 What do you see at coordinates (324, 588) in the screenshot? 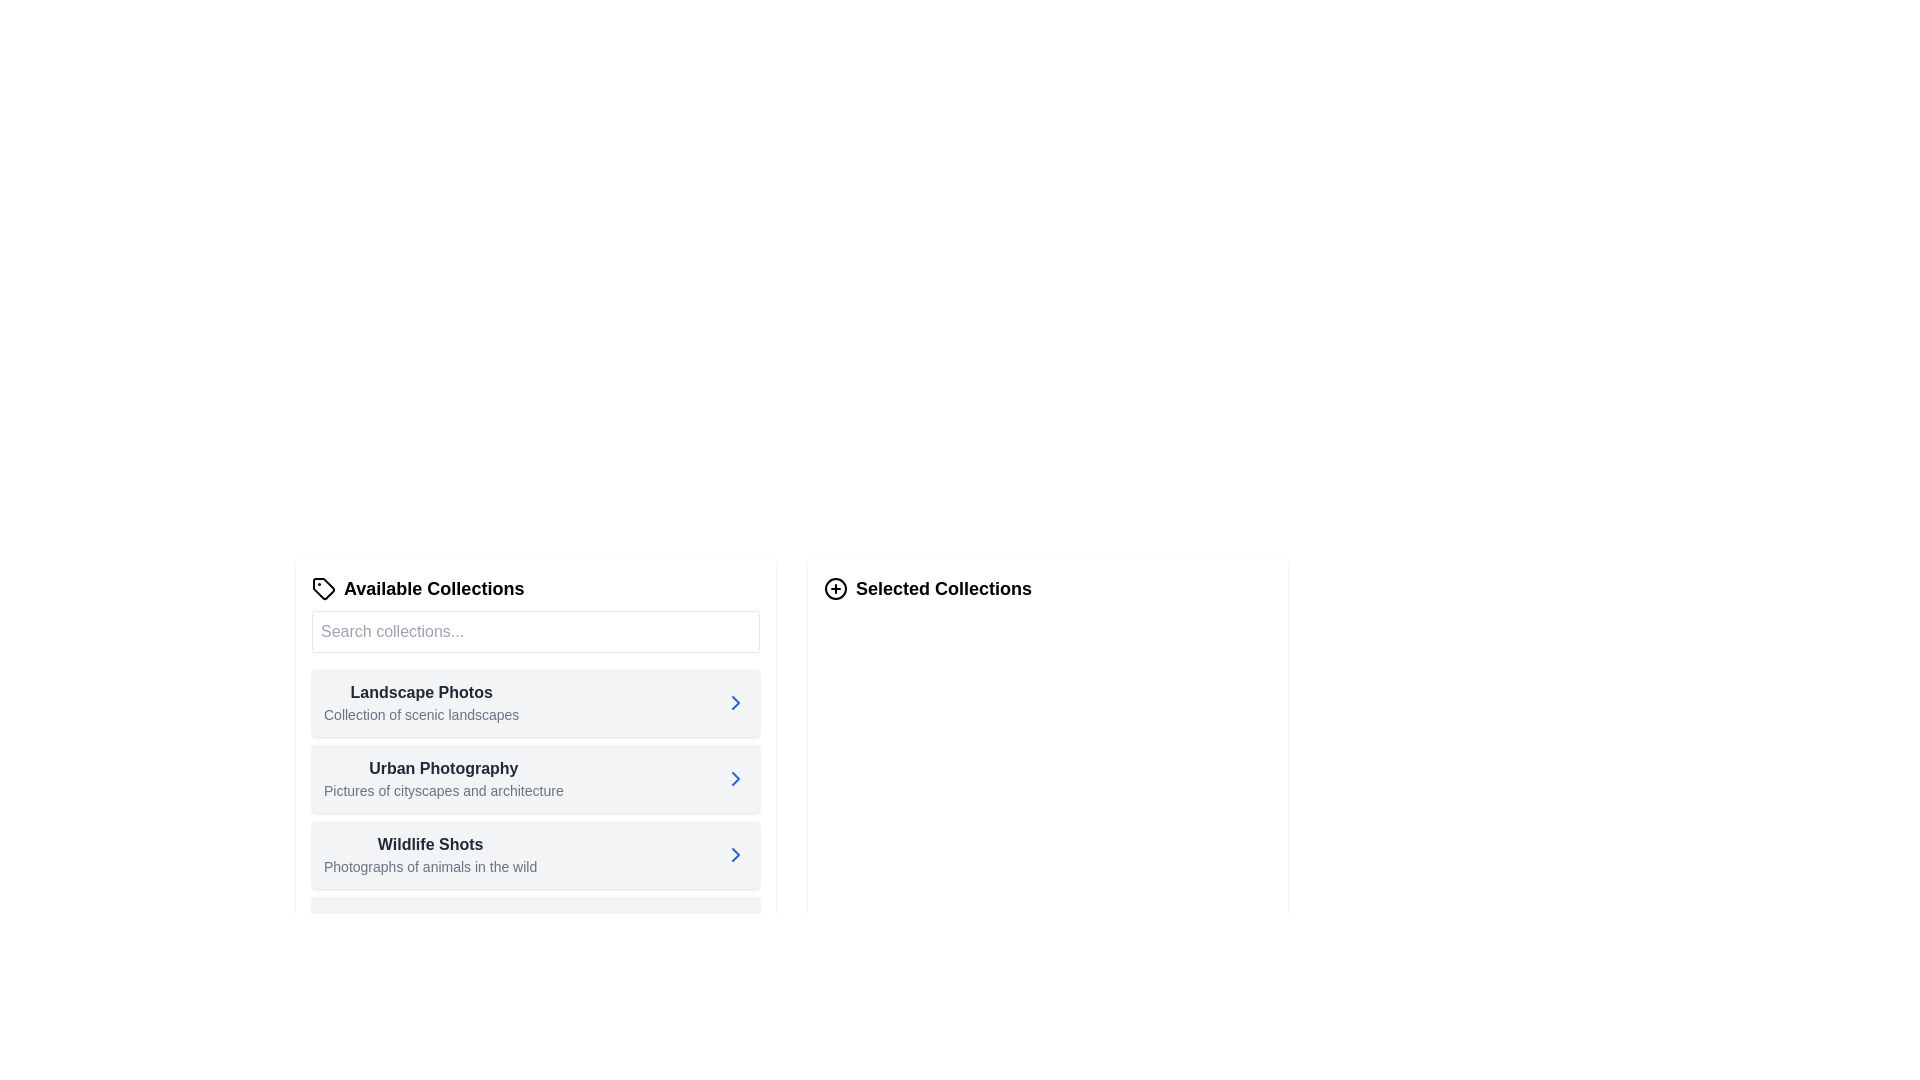
I see `the small tag icon with a minimalistic black outline, located to the left of the 'Available Collections' text` at bounding box center [324, 588].